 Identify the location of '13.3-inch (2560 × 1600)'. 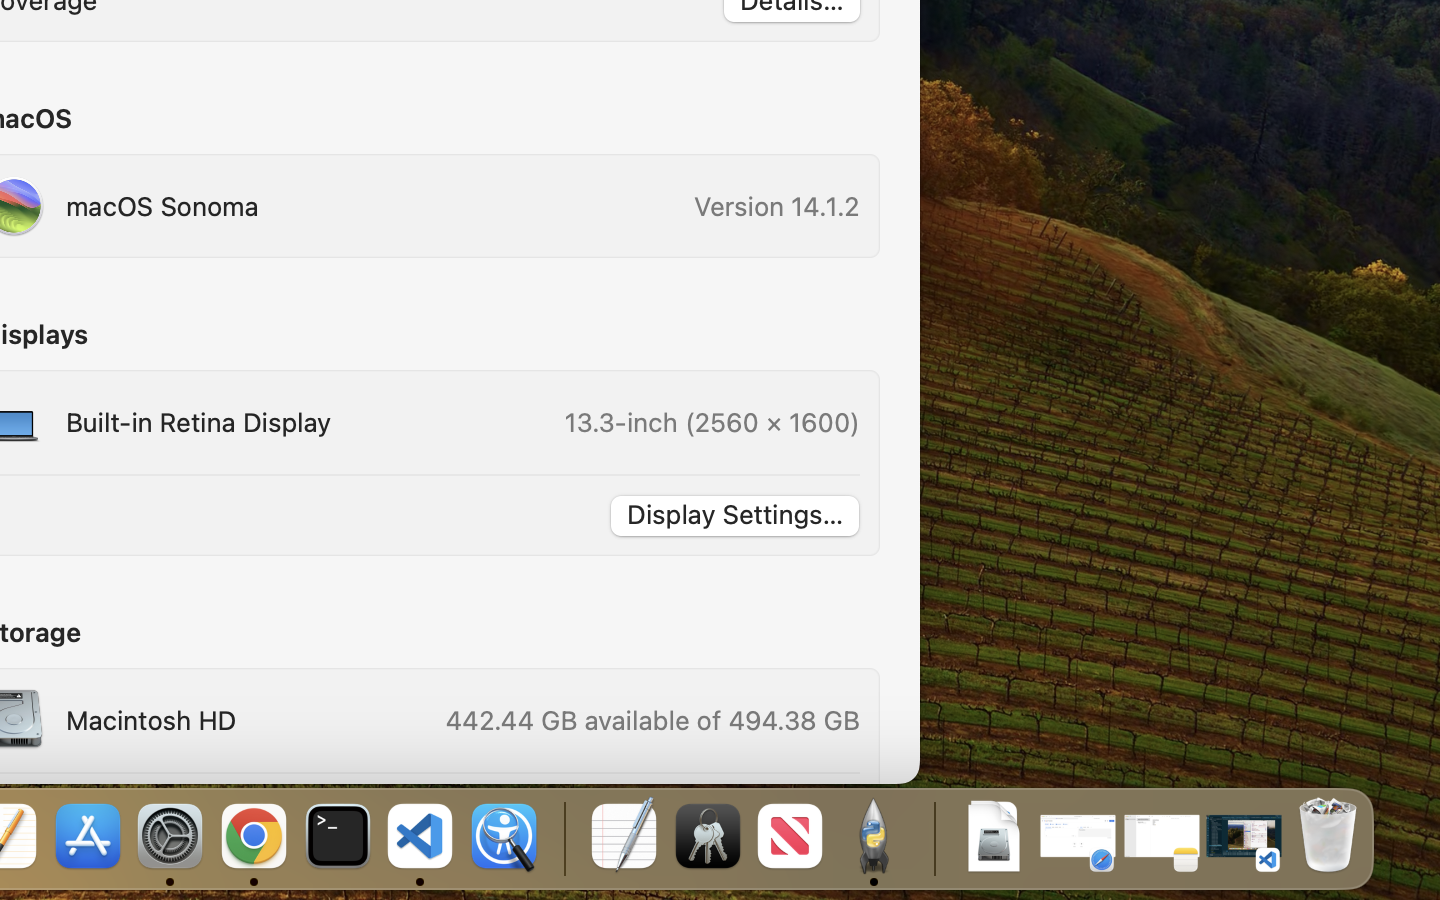
(711, 422).